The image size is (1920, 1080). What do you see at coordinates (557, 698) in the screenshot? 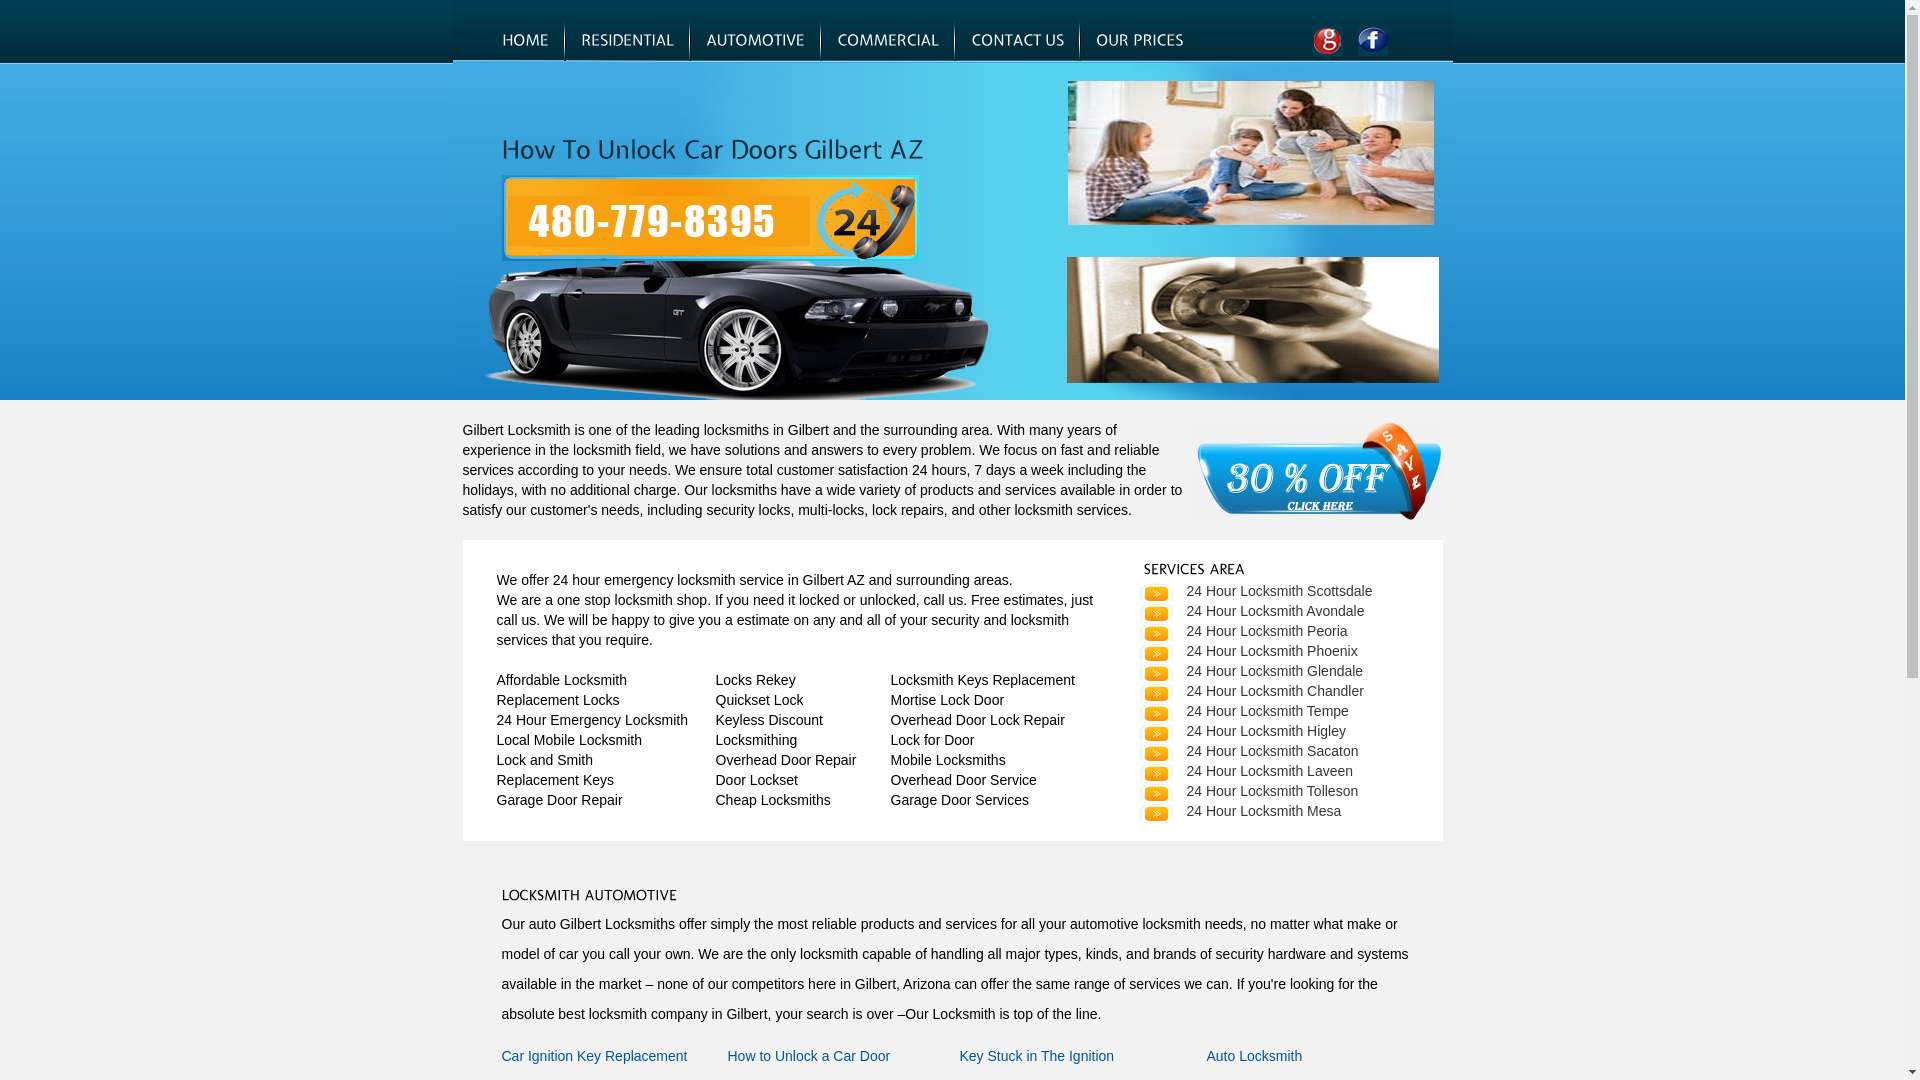
I see `'Replacement Locks'` at bounding box center [557, 698].